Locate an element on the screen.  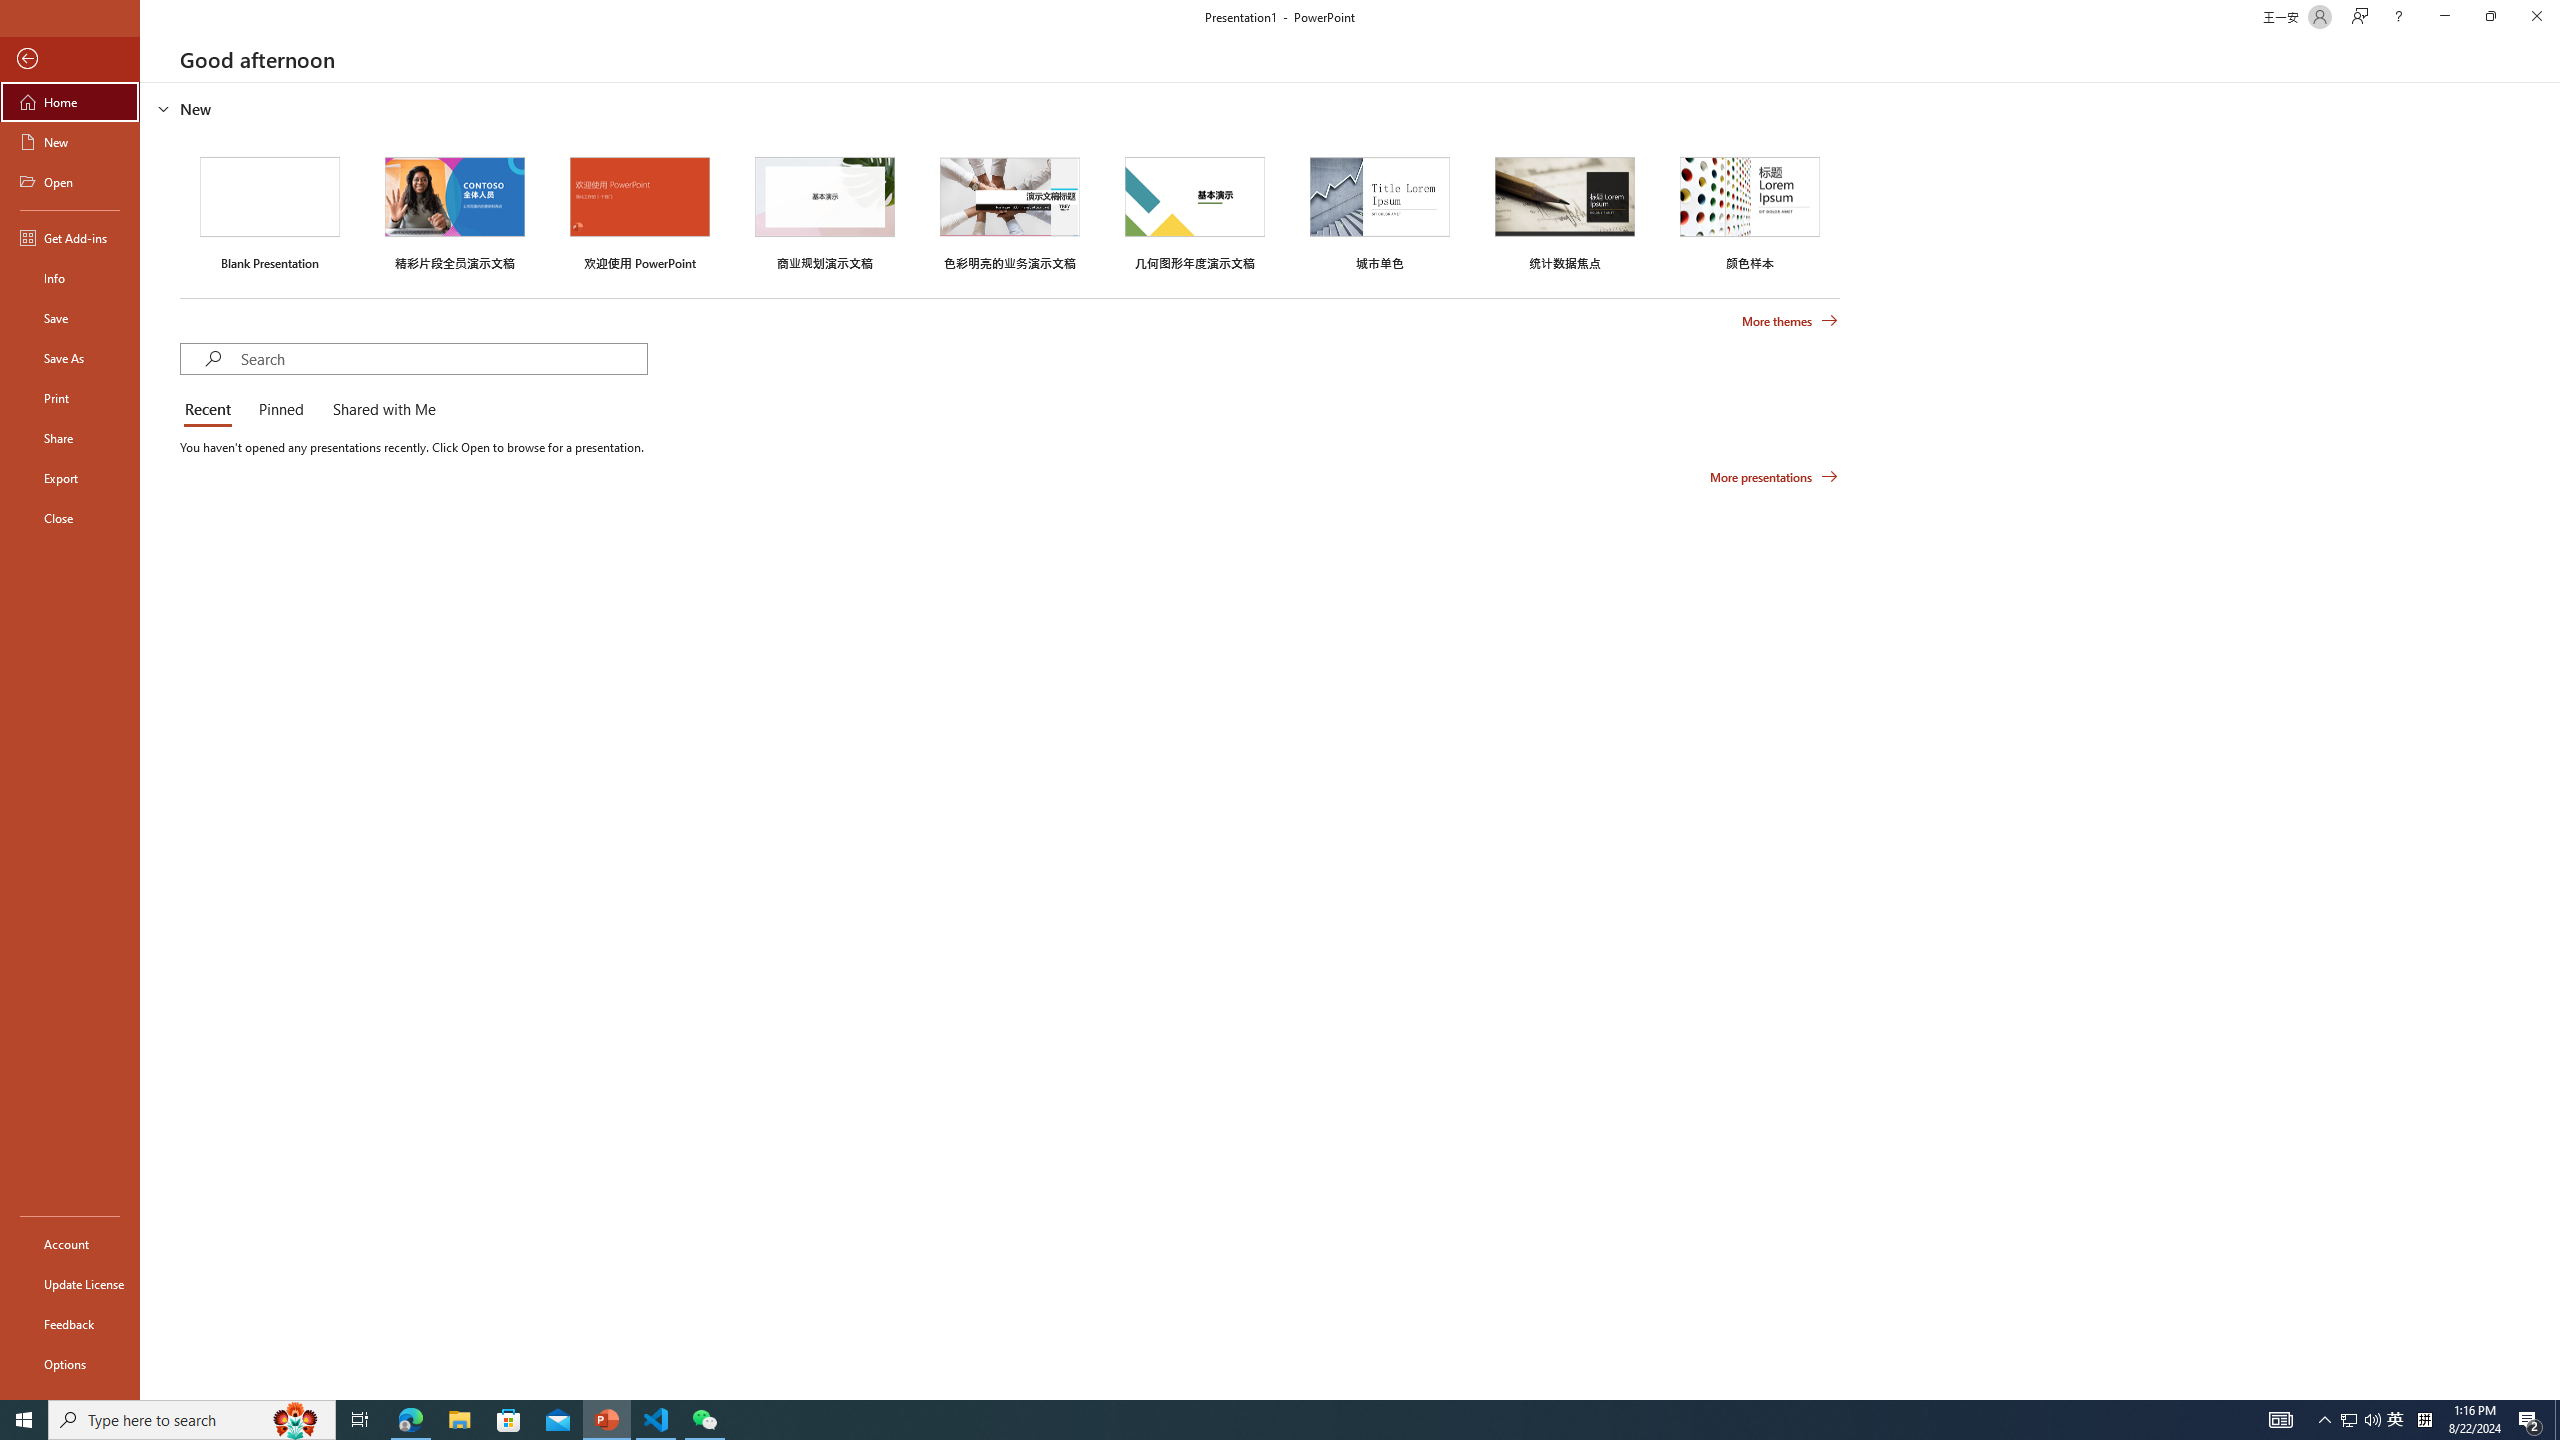
'Export' is located at coordinates (69, 478).